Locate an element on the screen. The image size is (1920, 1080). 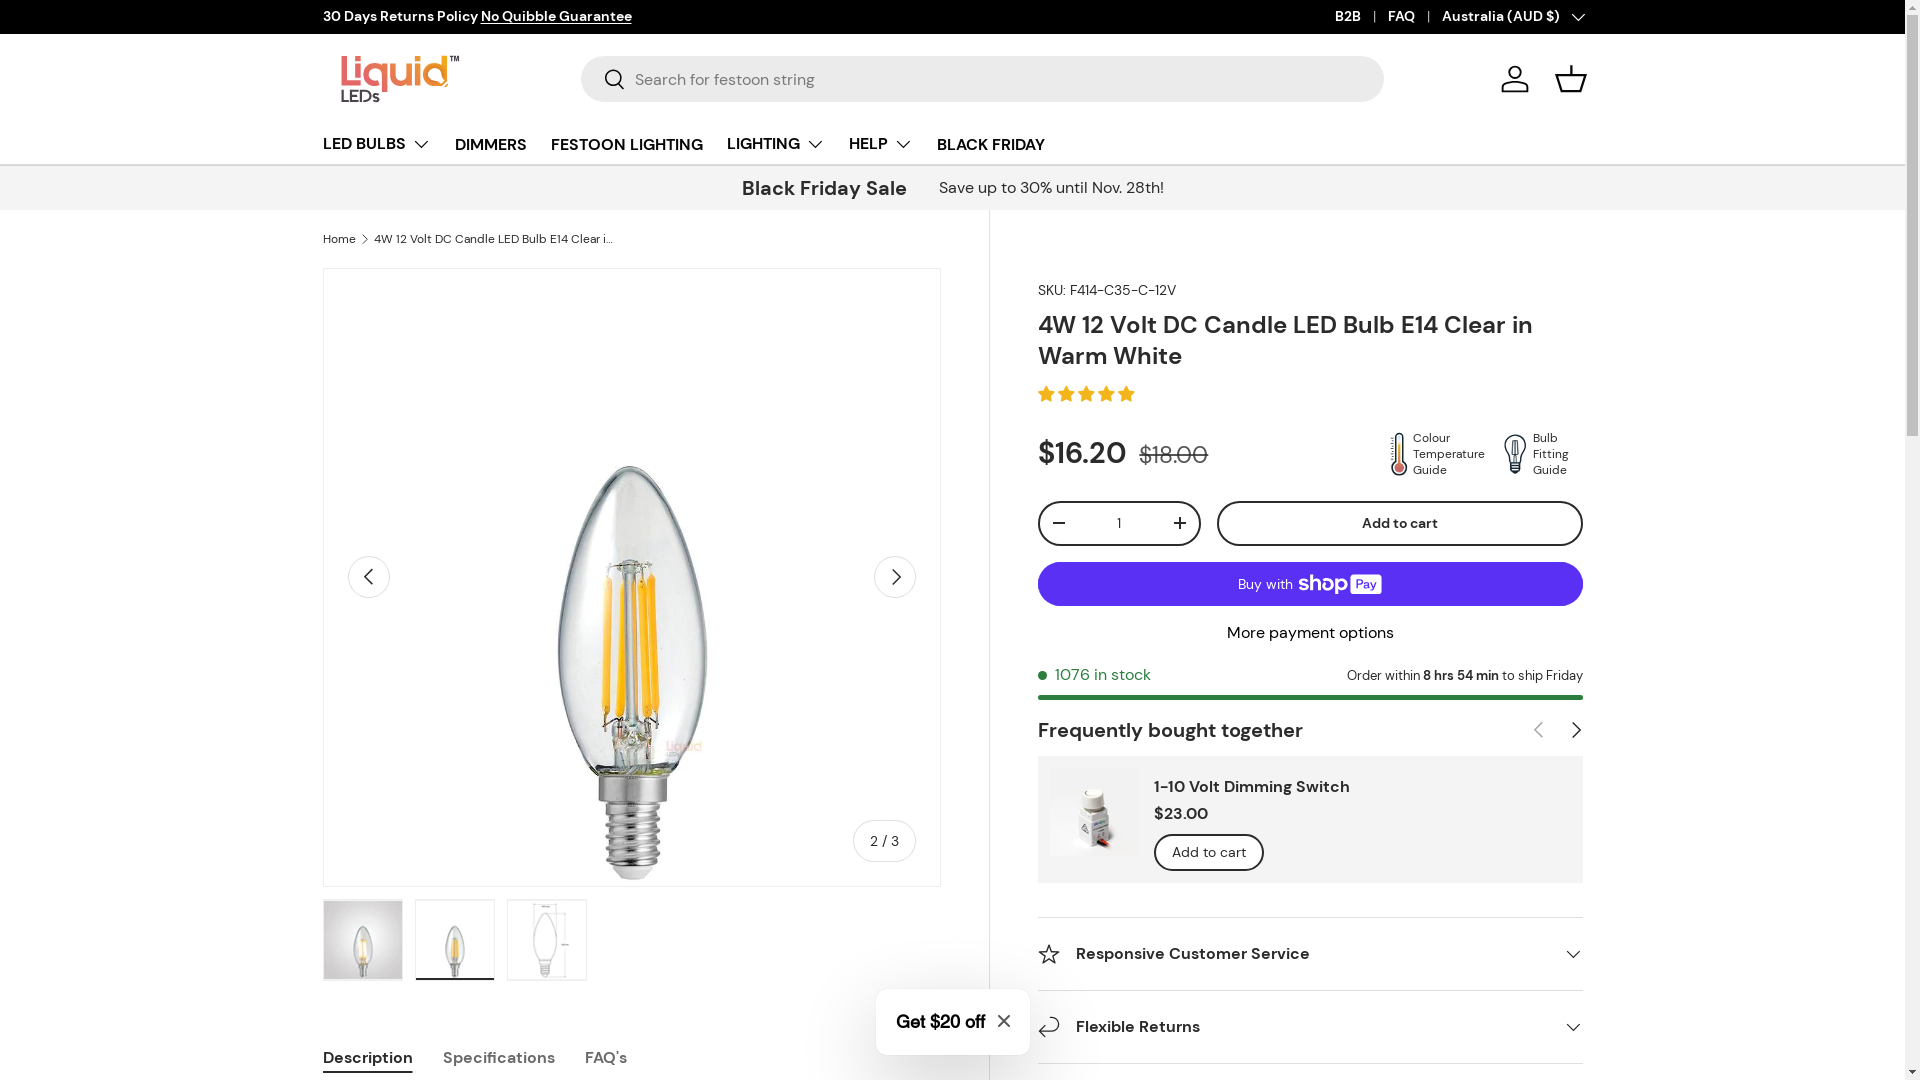
'-' is located at coordinates (1040, 522).